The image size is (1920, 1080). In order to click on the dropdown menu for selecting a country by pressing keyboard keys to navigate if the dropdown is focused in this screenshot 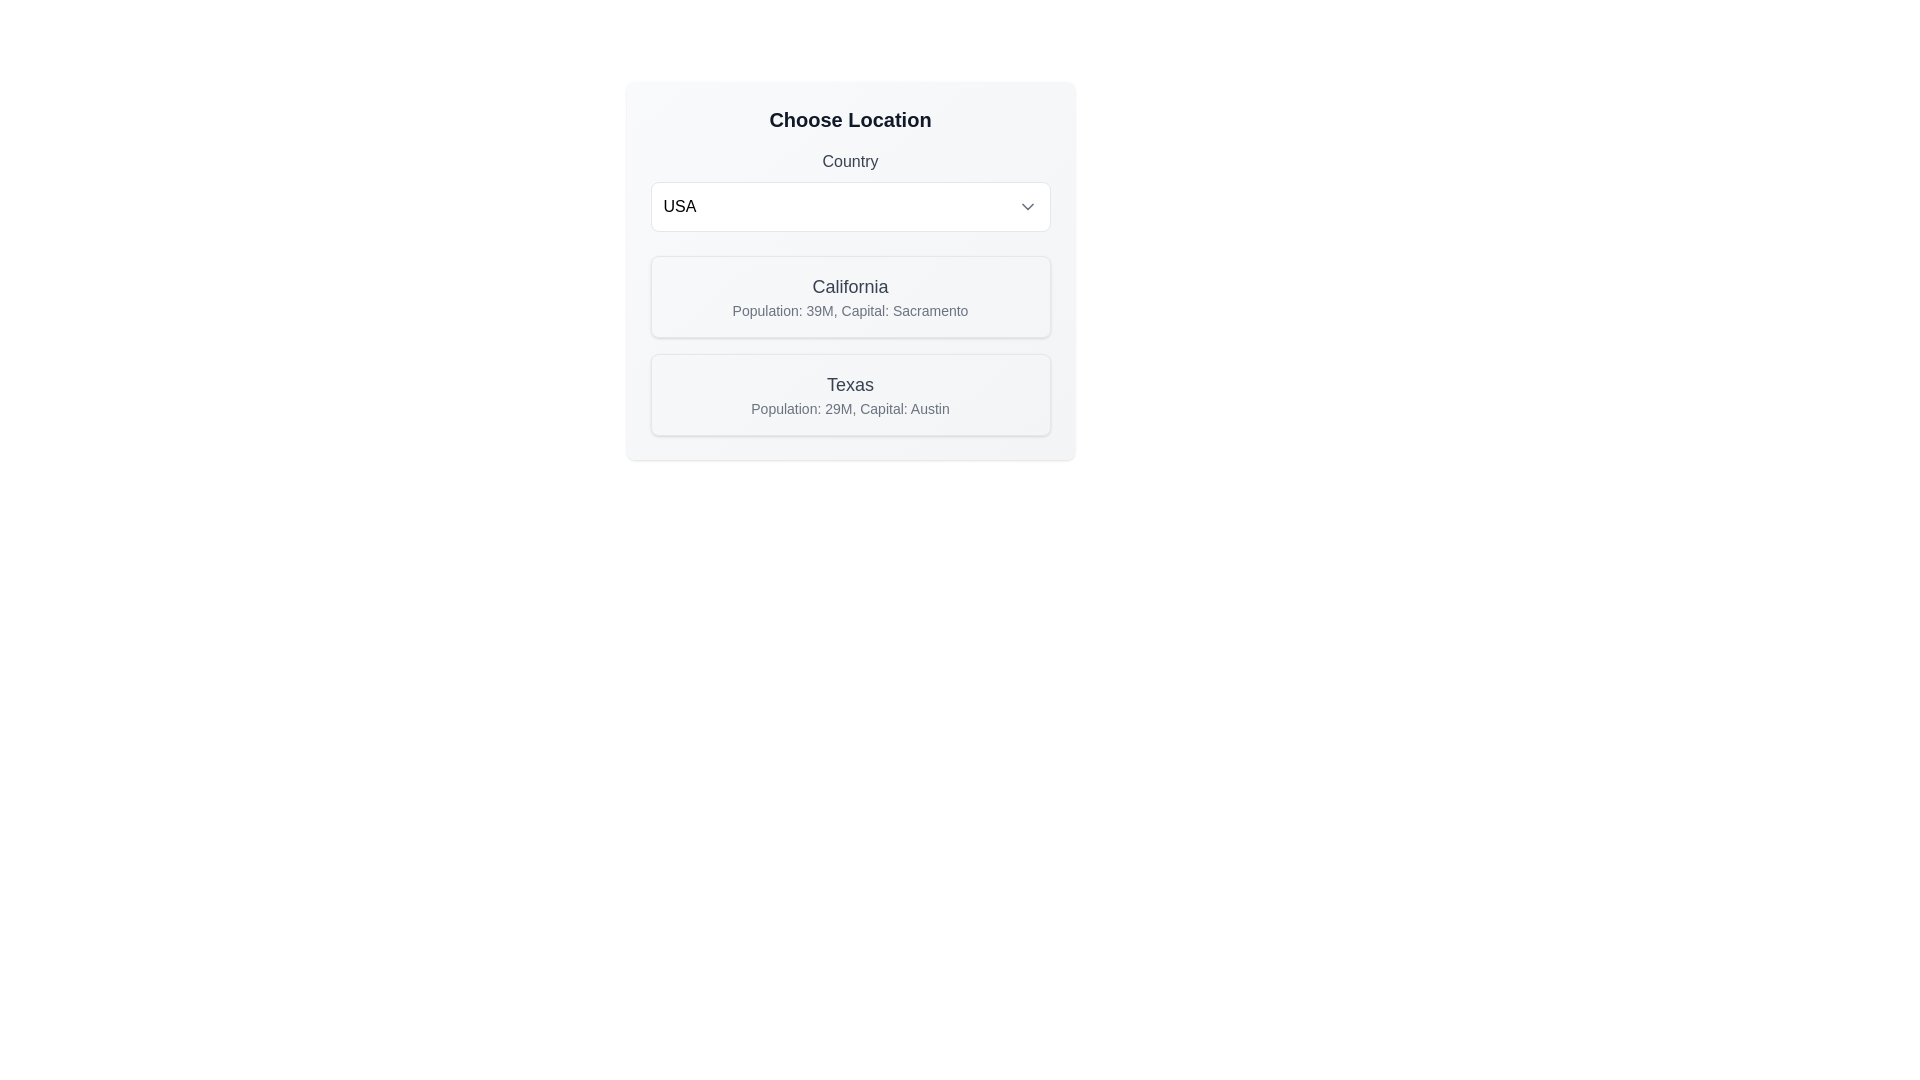, I will do `click(850, 191)`.